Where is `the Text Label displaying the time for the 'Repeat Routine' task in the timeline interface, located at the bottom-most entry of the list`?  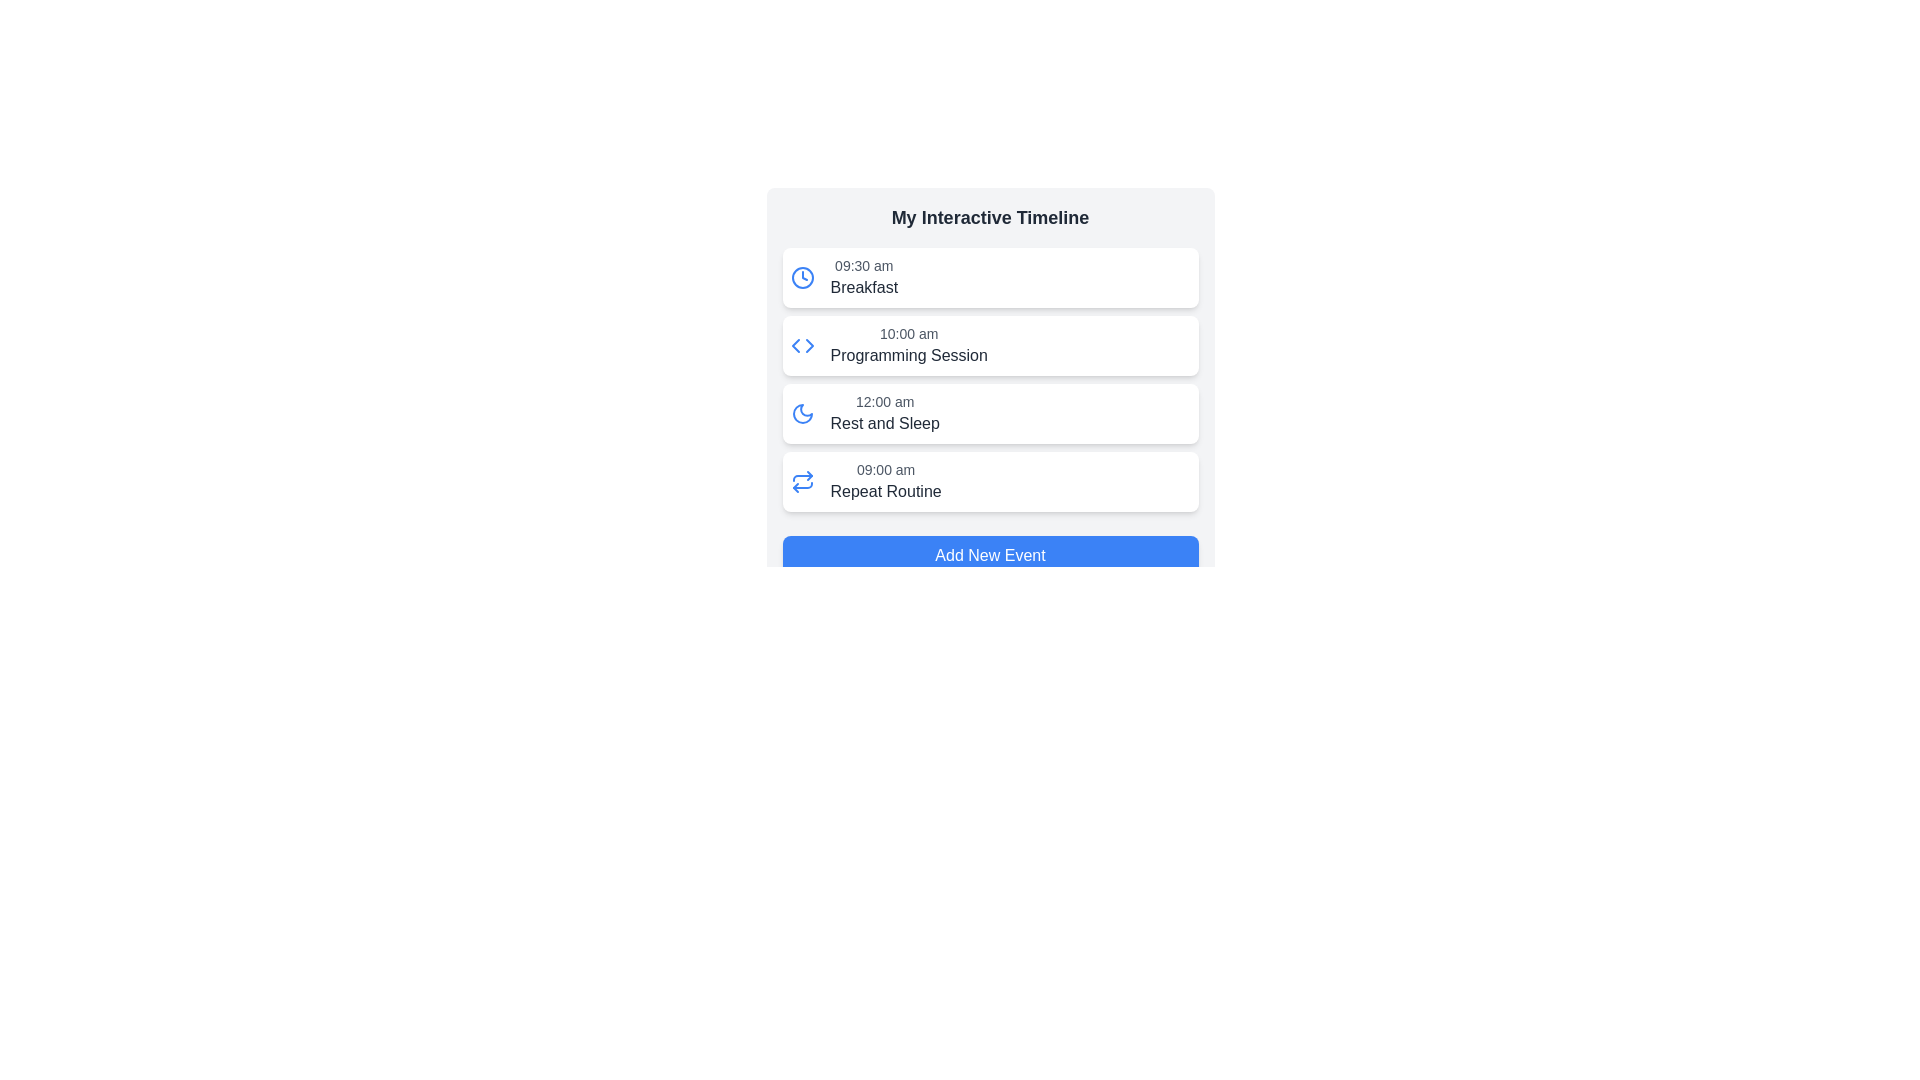 the Text Label displaying the time for the 'Repeat Routine' task in the timeline interface, located at the bottom-most entry of the list is located at coordinates (885, 470).